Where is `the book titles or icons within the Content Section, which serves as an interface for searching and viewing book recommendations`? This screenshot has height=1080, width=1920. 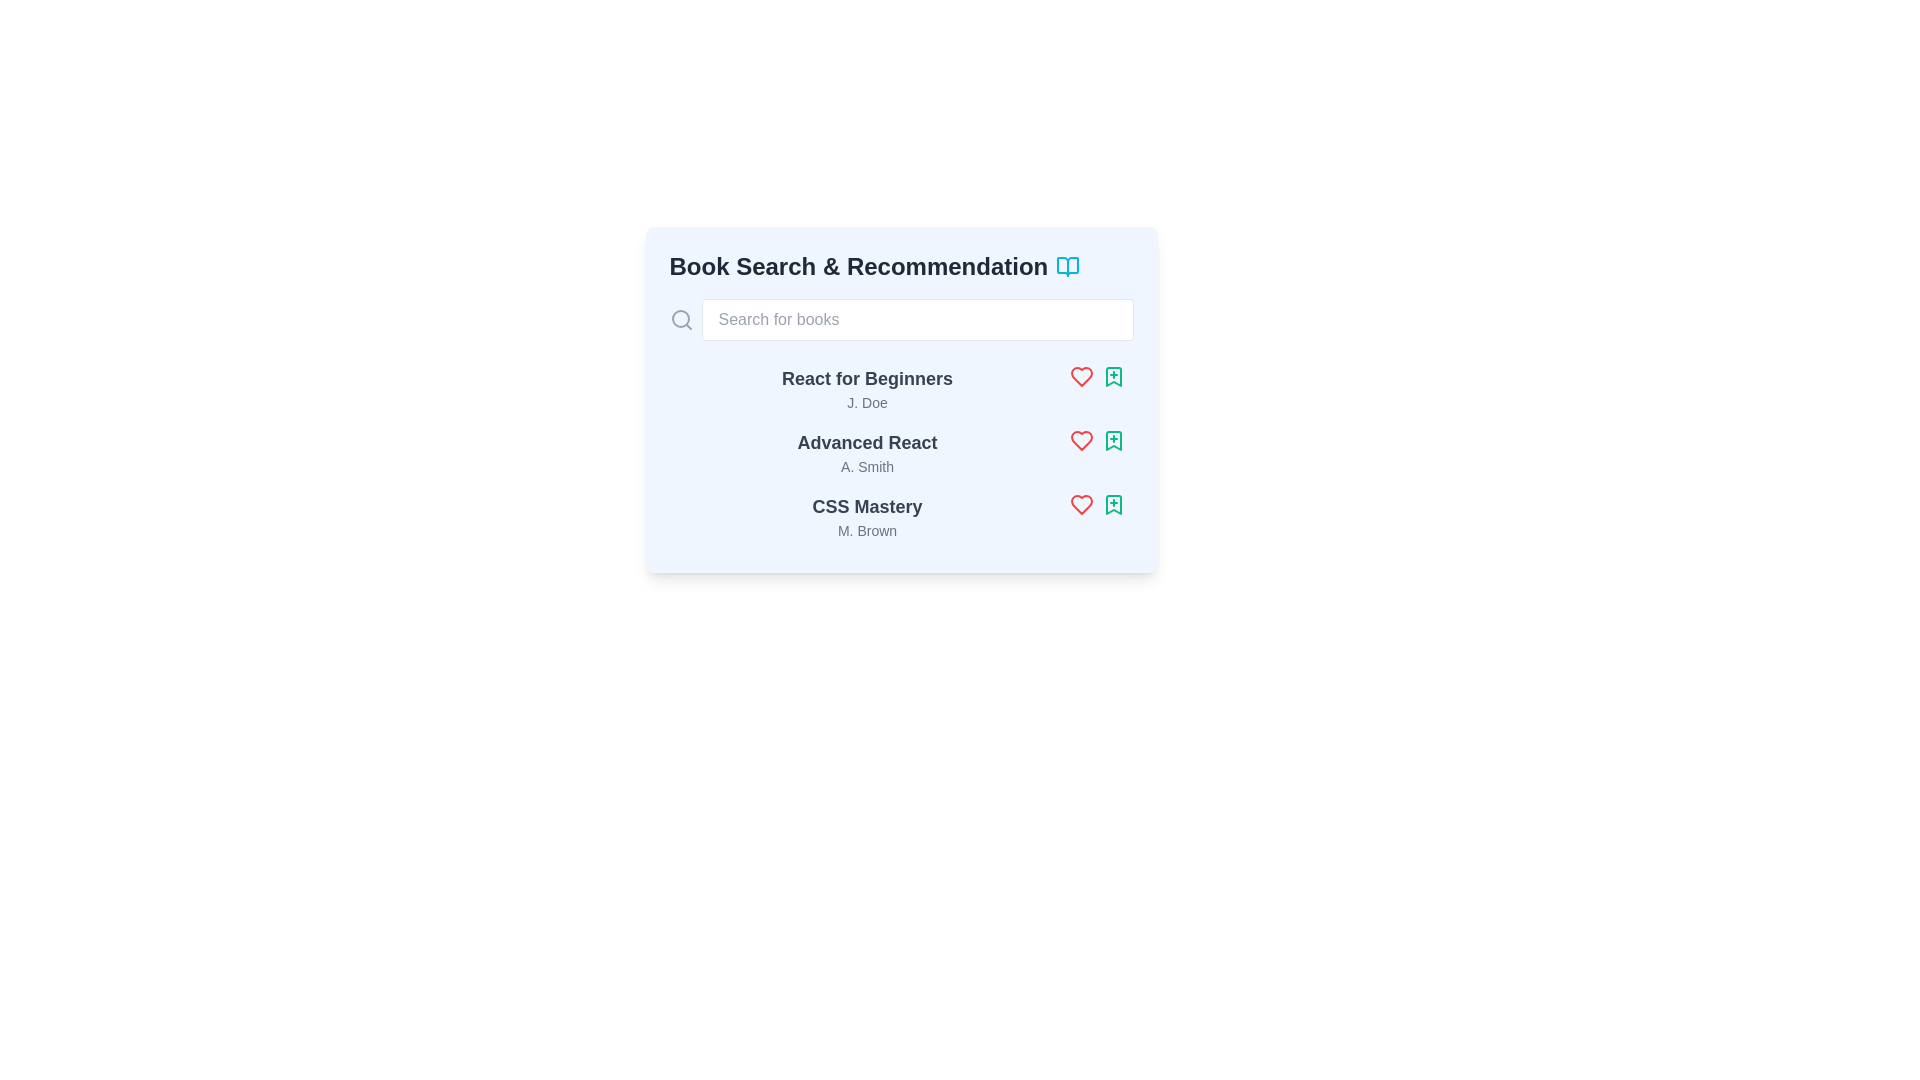 the book titles or icons within the Content Section, which serves as an interface for searching and viewing book recommendations is located at coordinates (900, 400).